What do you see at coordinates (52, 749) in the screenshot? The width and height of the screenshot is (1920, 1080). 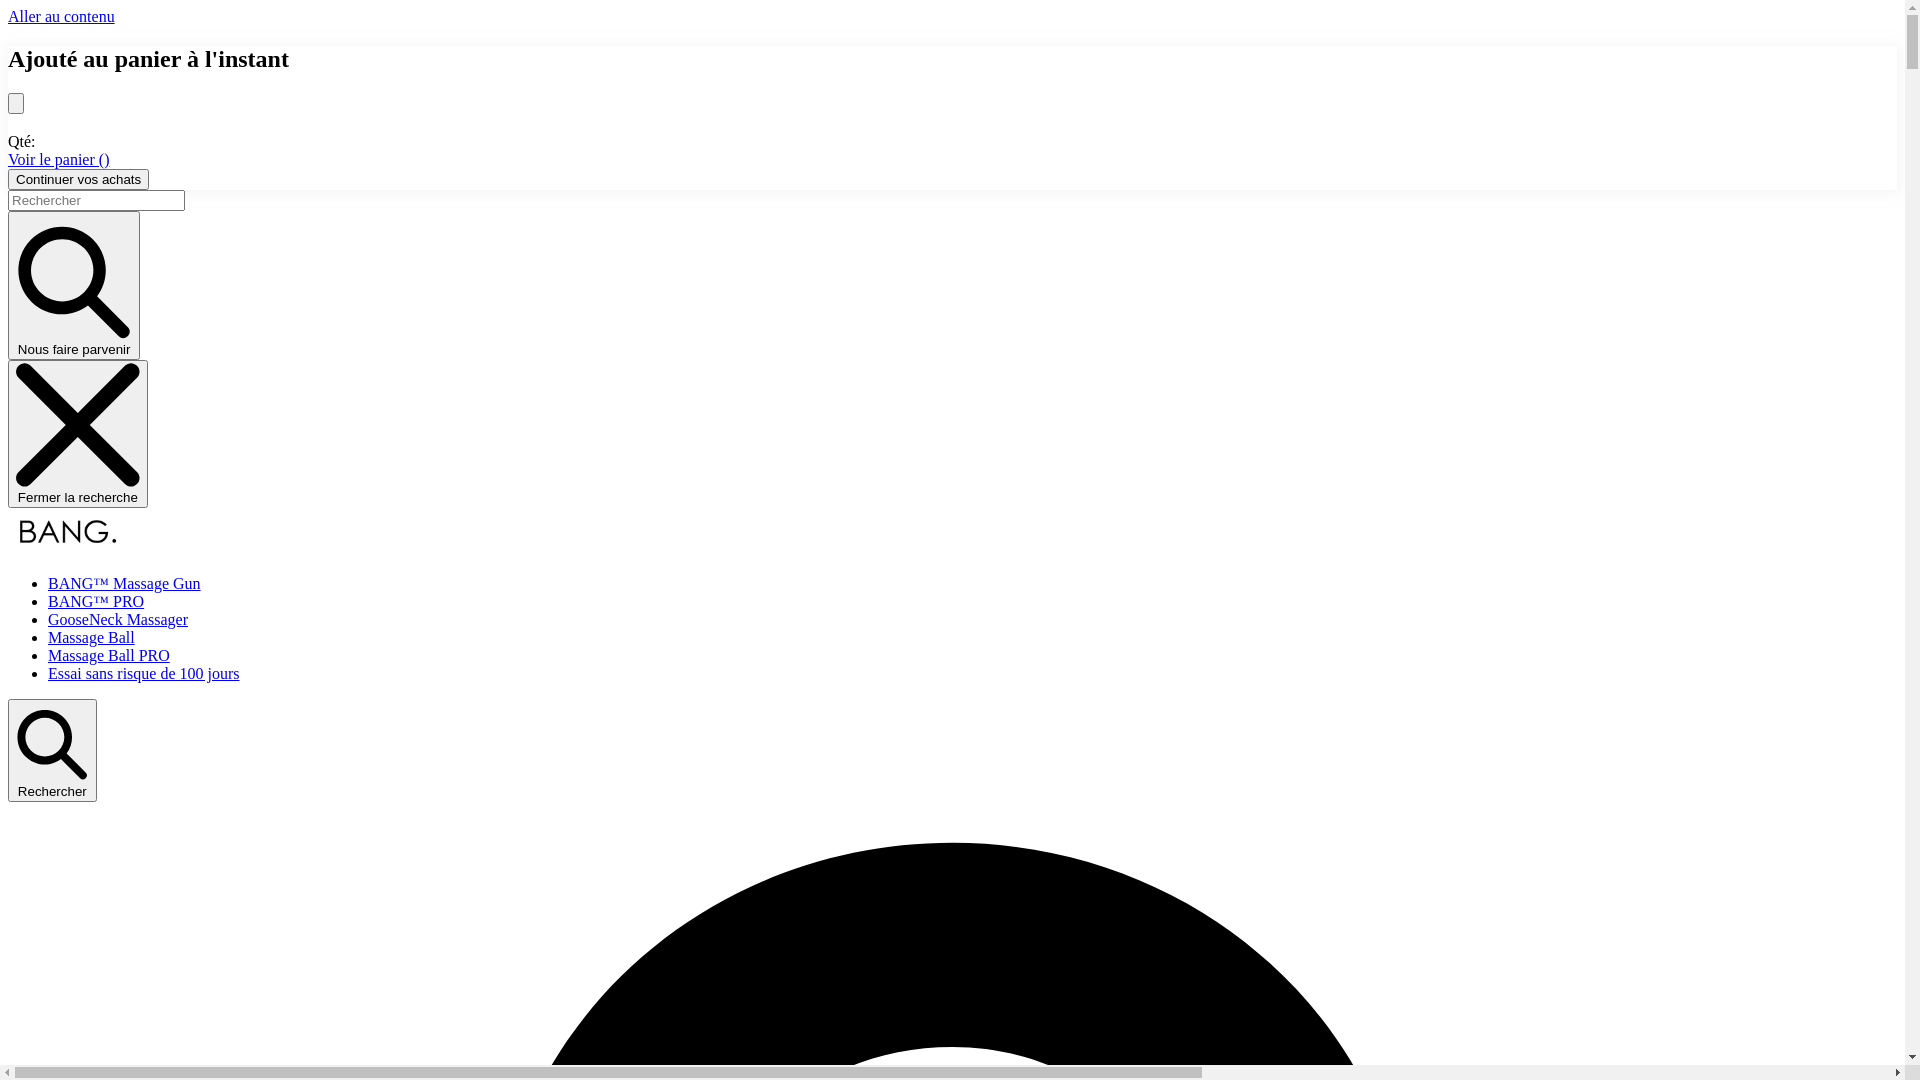 I see `'Rechercher'` at bounding box center [52, 749].